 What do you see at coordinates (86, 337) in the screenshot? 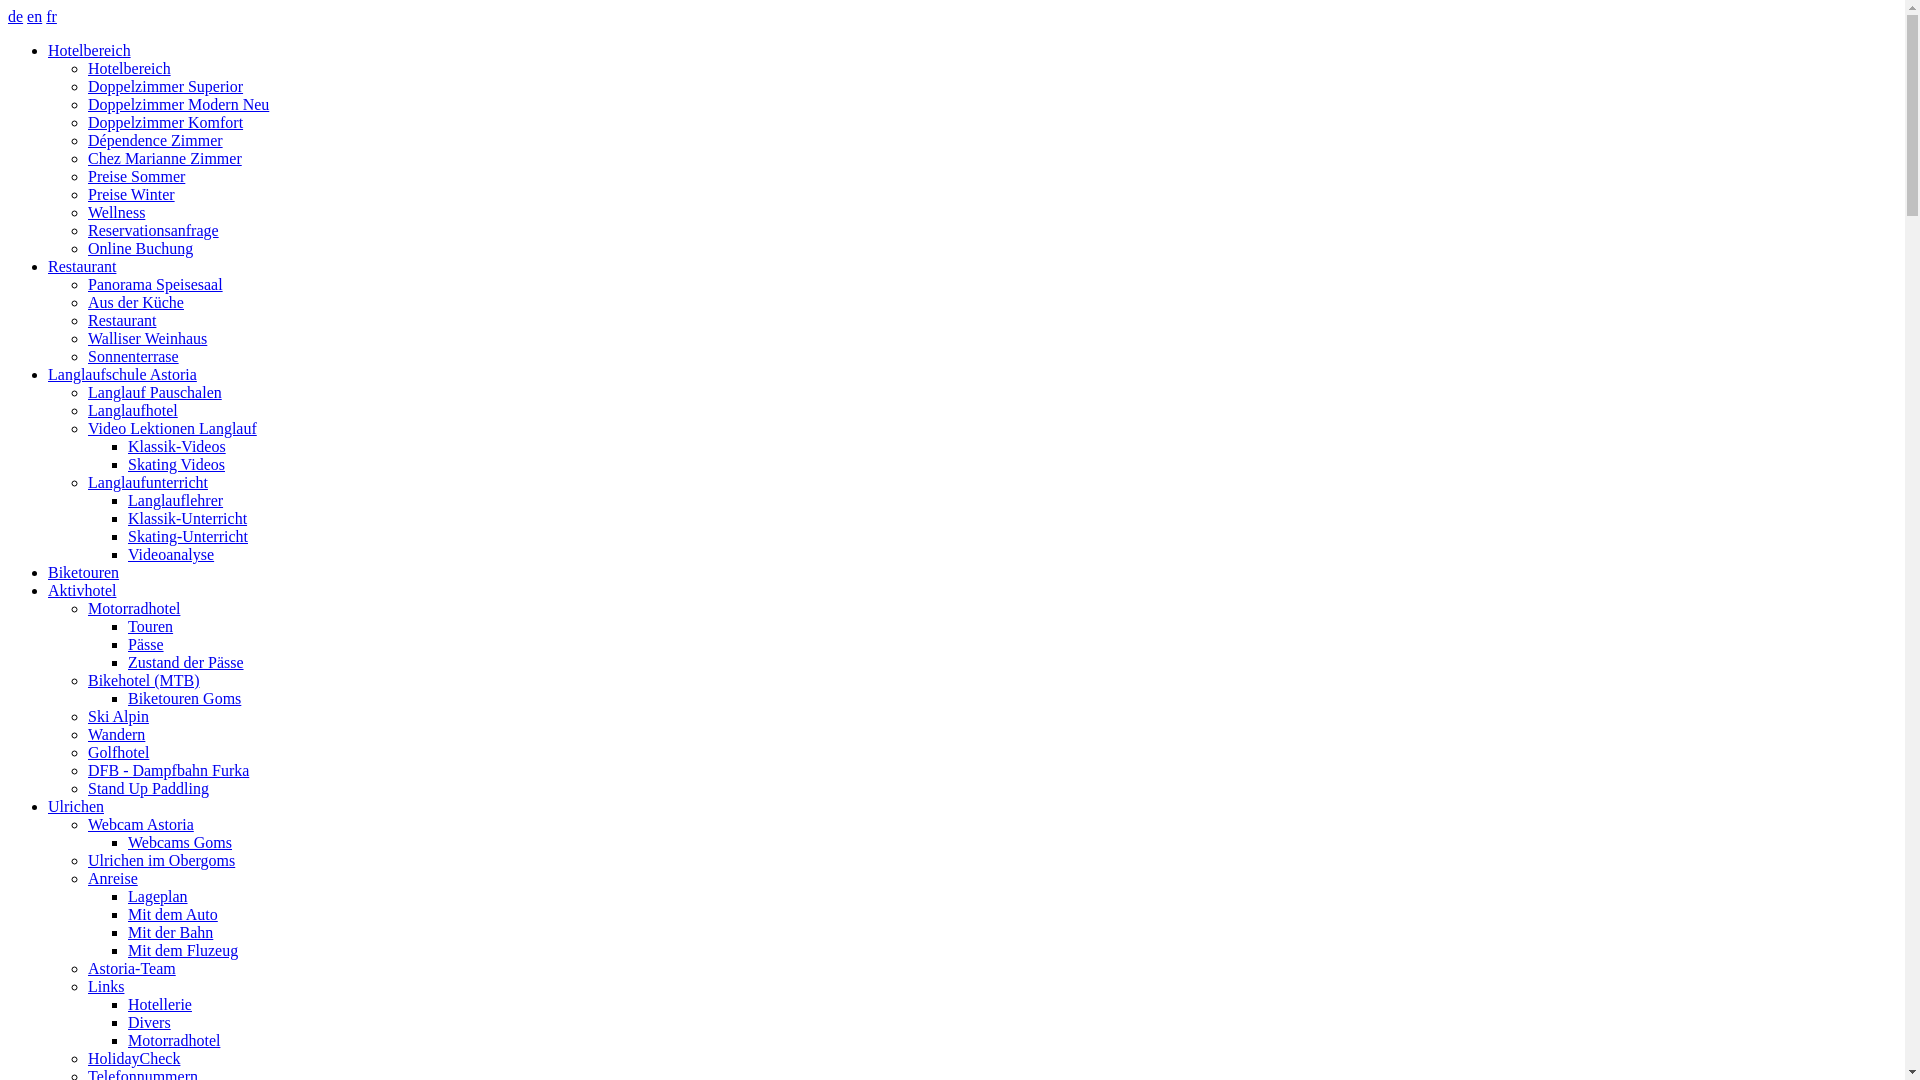
I see `'Walliser Weinhaus'` at bounding box center [86, 337].